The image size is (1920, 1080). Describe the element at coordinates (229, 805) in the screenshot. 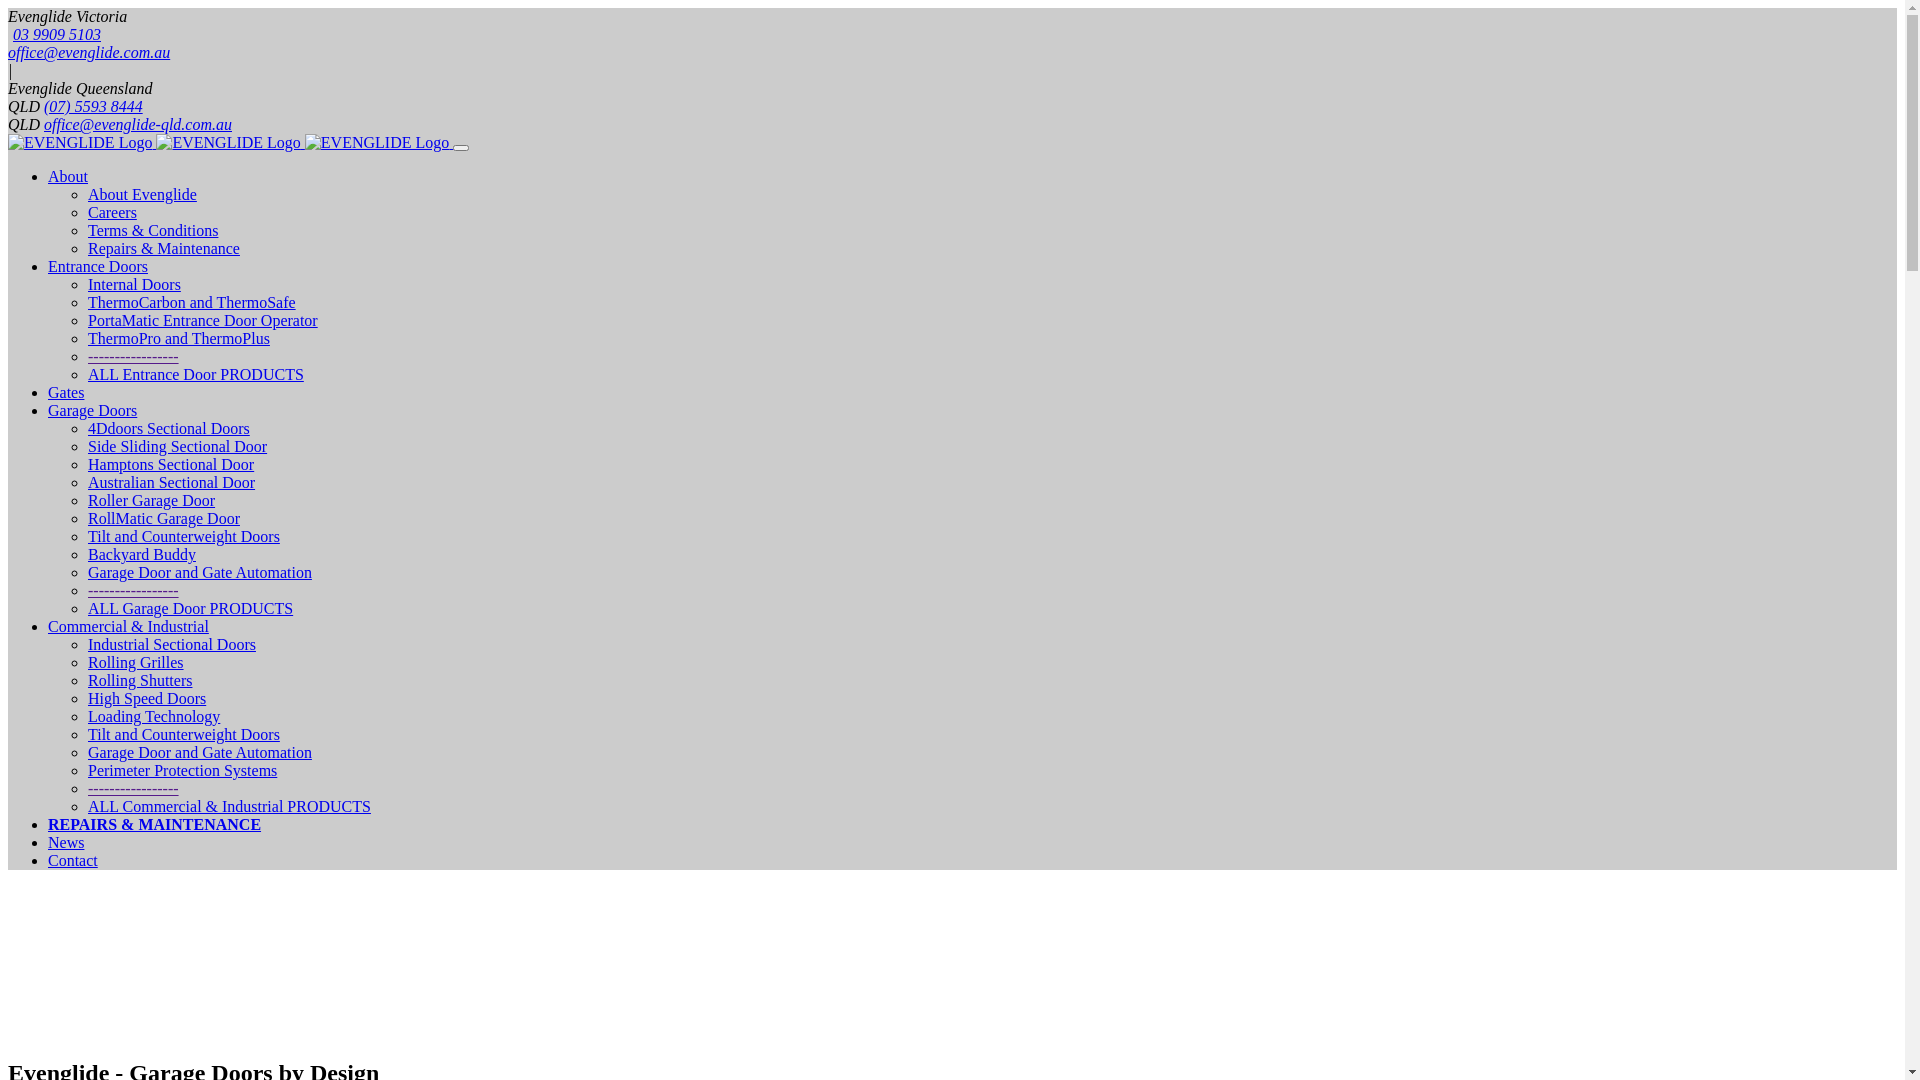

I see `'ALL Commercial & Industrial PRODUCTS'` at that location.